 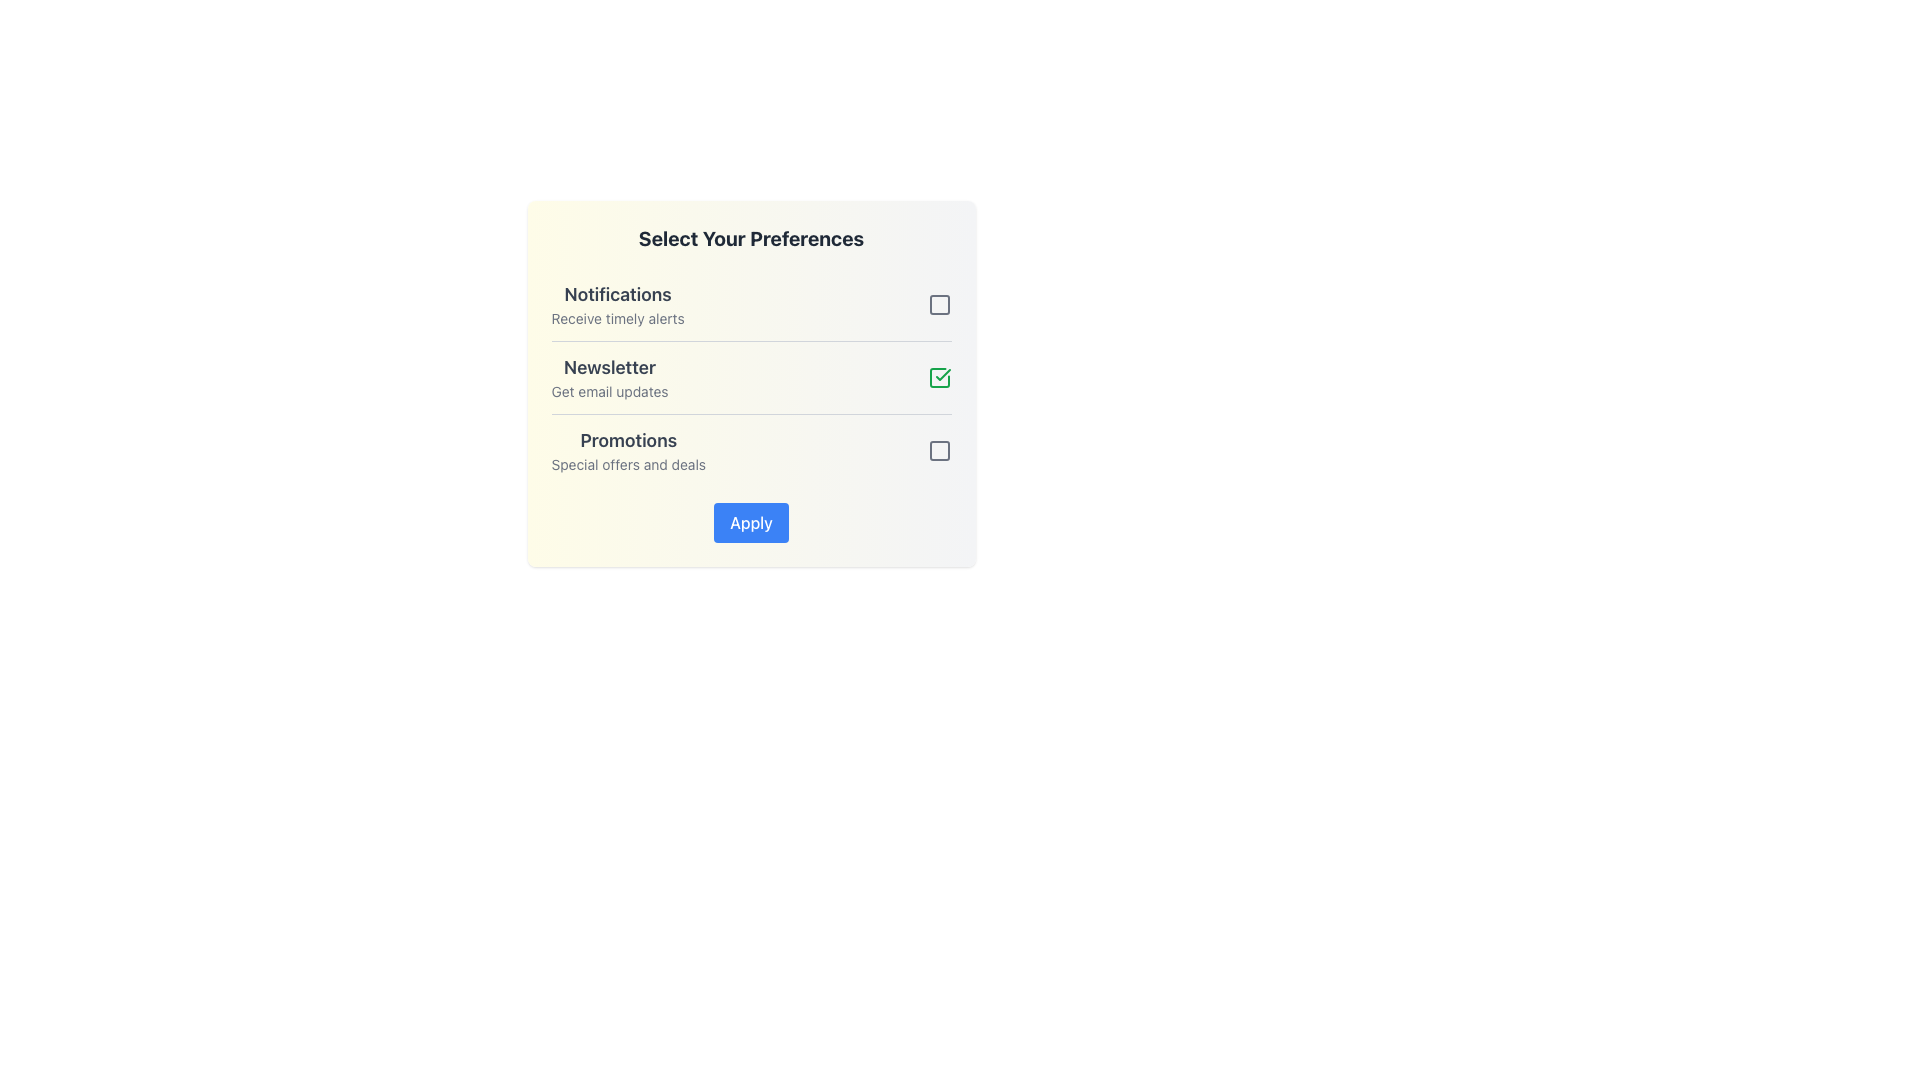 What do you see at coordinates (750, 522) in the screenshot?
I see `the action-triggering button located at the bottom center of the 'Select Your Preferences' panel` at bounding box center [750, 522].